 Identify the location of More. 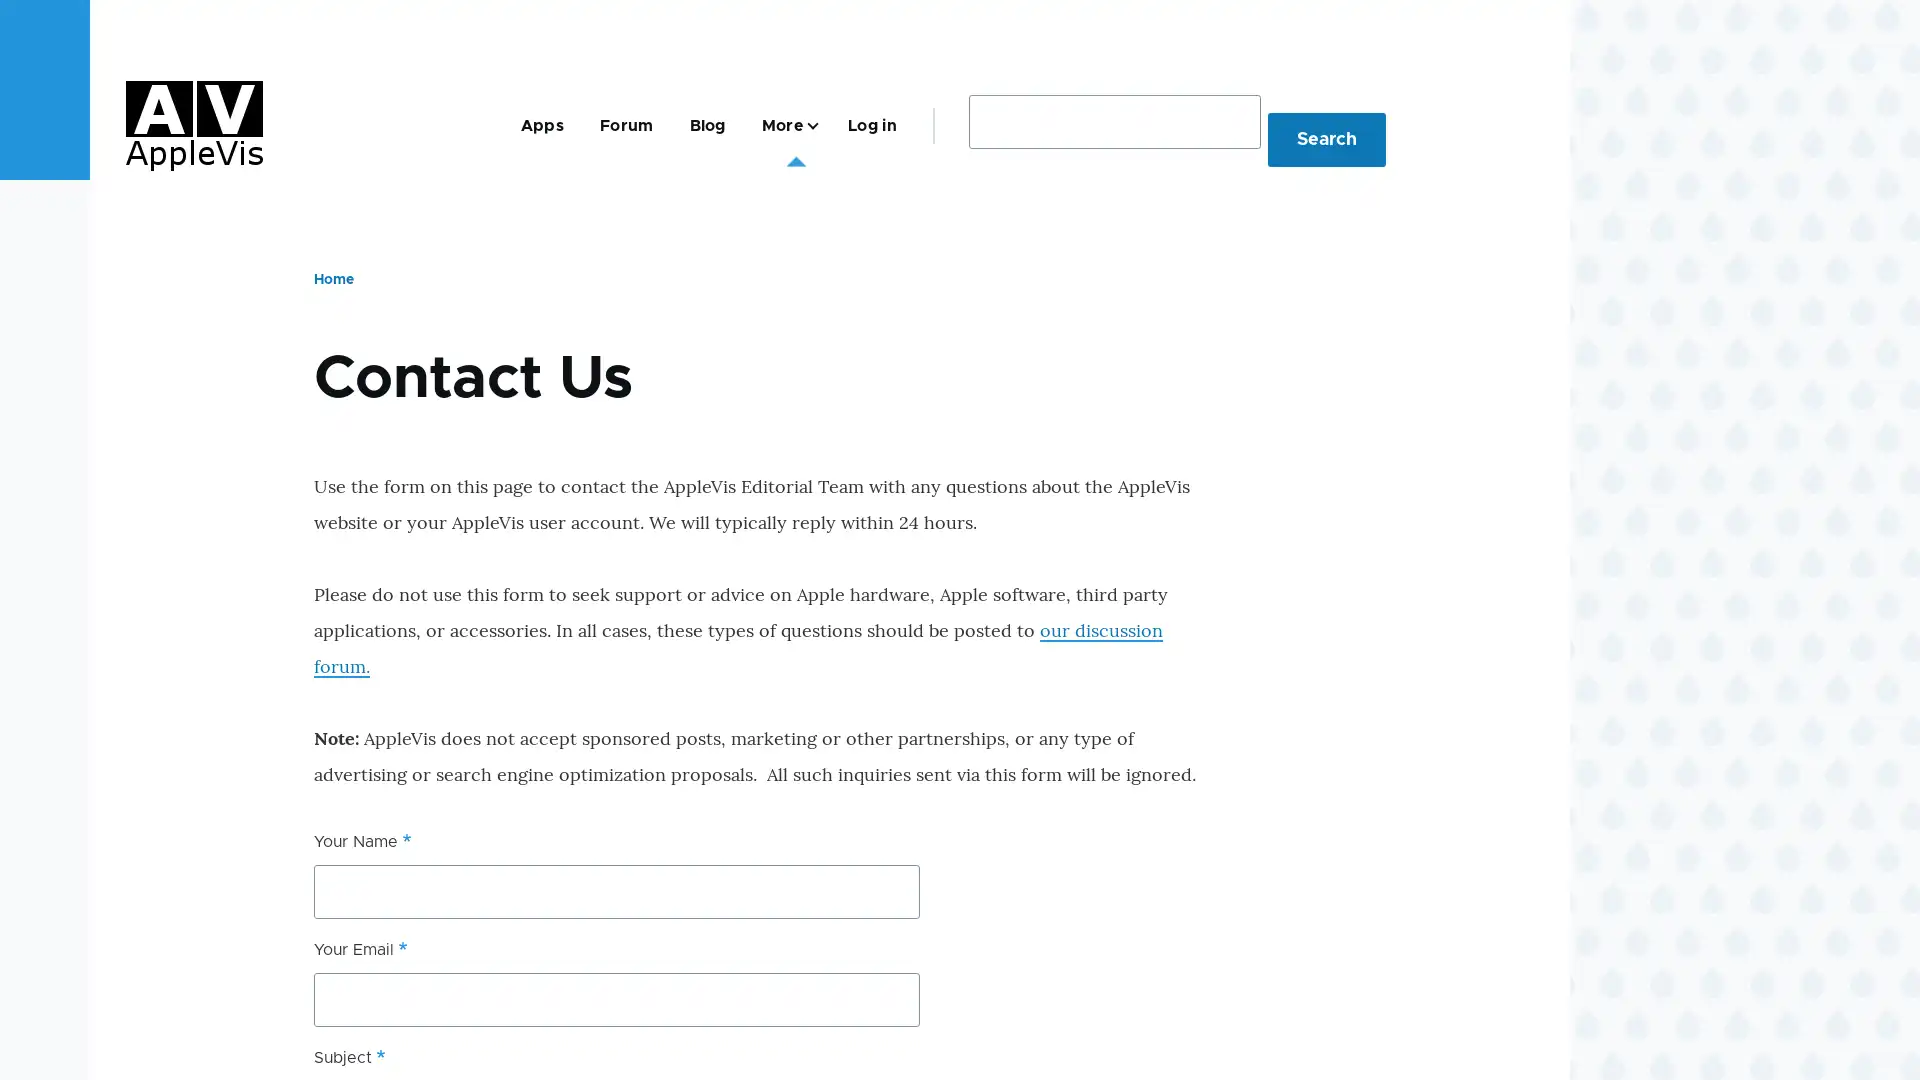
(785, 125).